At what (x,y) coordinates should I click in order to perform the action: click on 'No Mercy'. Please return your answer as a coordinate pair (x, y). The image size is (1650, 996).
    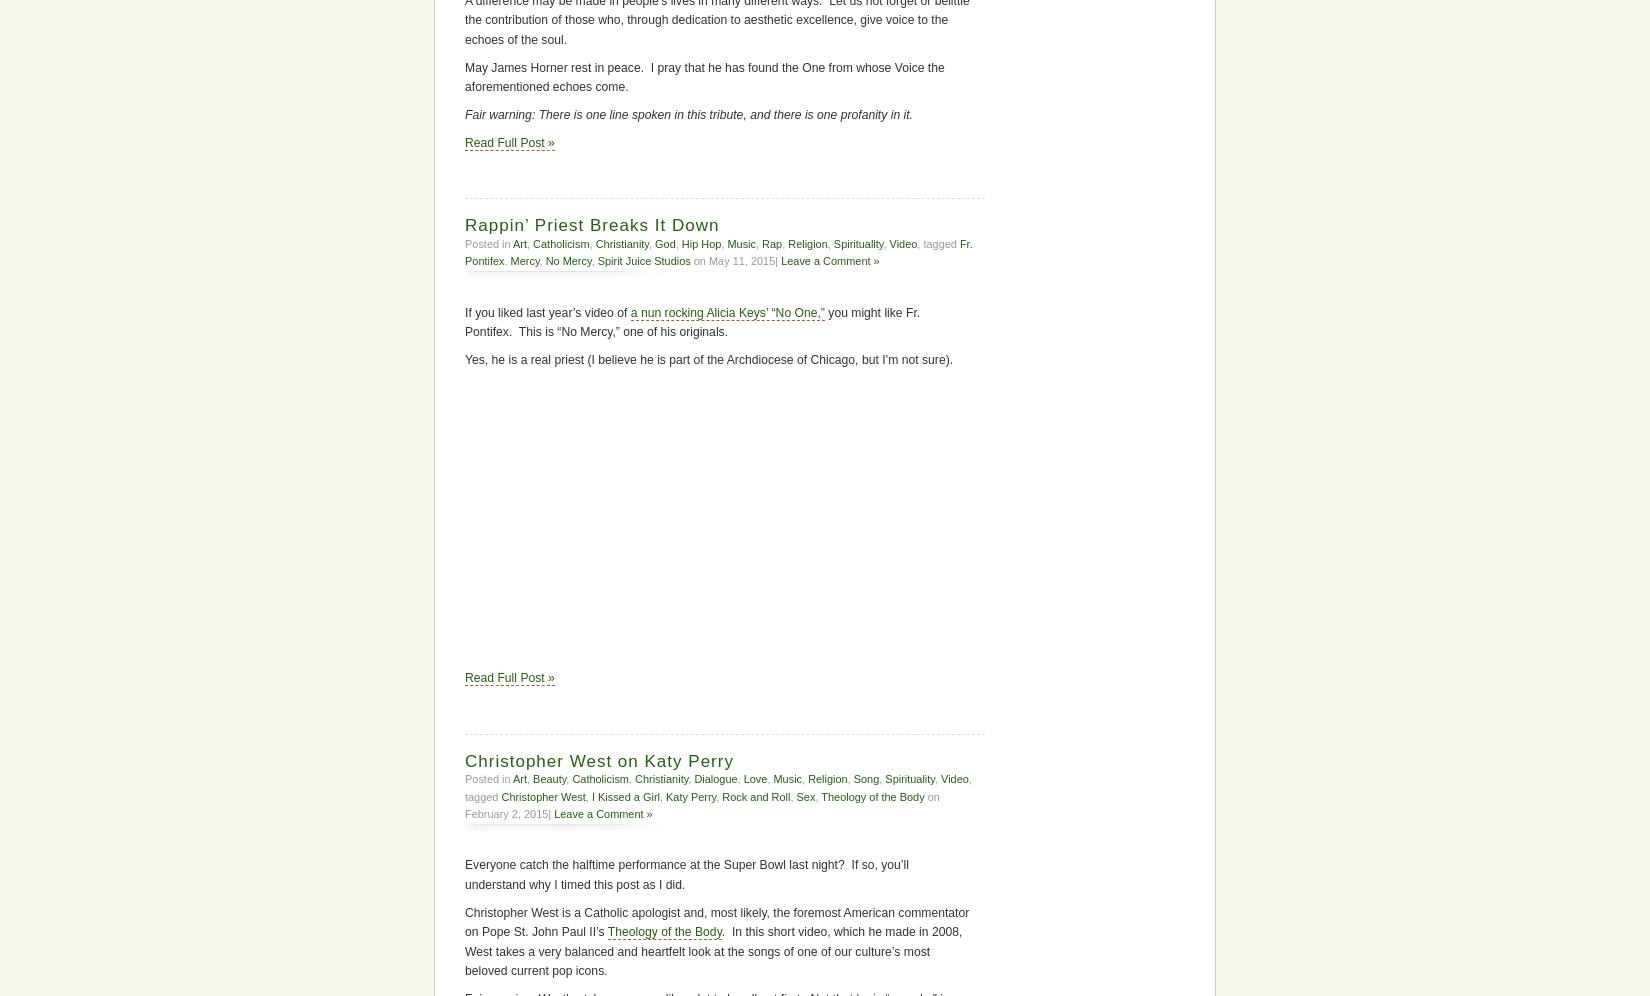
    Looking at the image, I should click on (566, 260).